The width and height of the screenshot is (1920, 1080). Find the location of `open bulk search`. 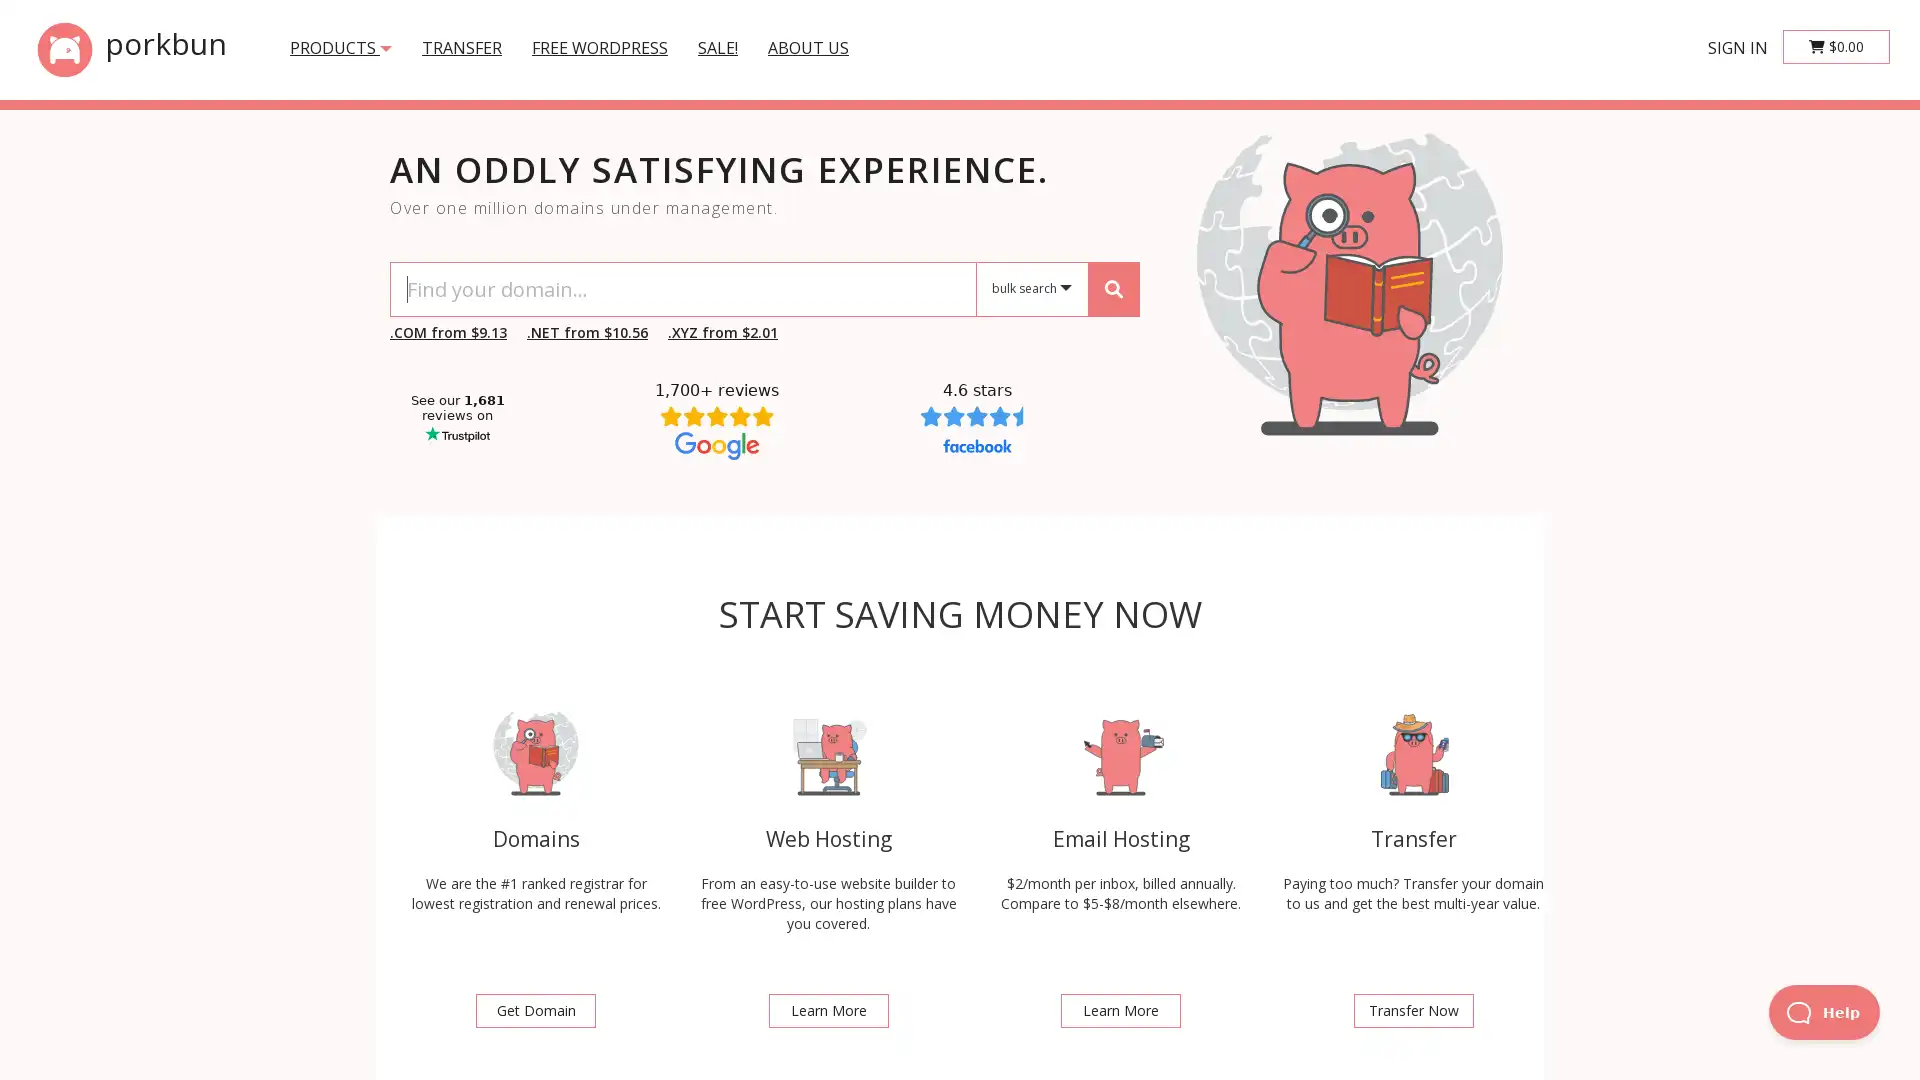

open bulk search is located at coordinates (1032, 289).